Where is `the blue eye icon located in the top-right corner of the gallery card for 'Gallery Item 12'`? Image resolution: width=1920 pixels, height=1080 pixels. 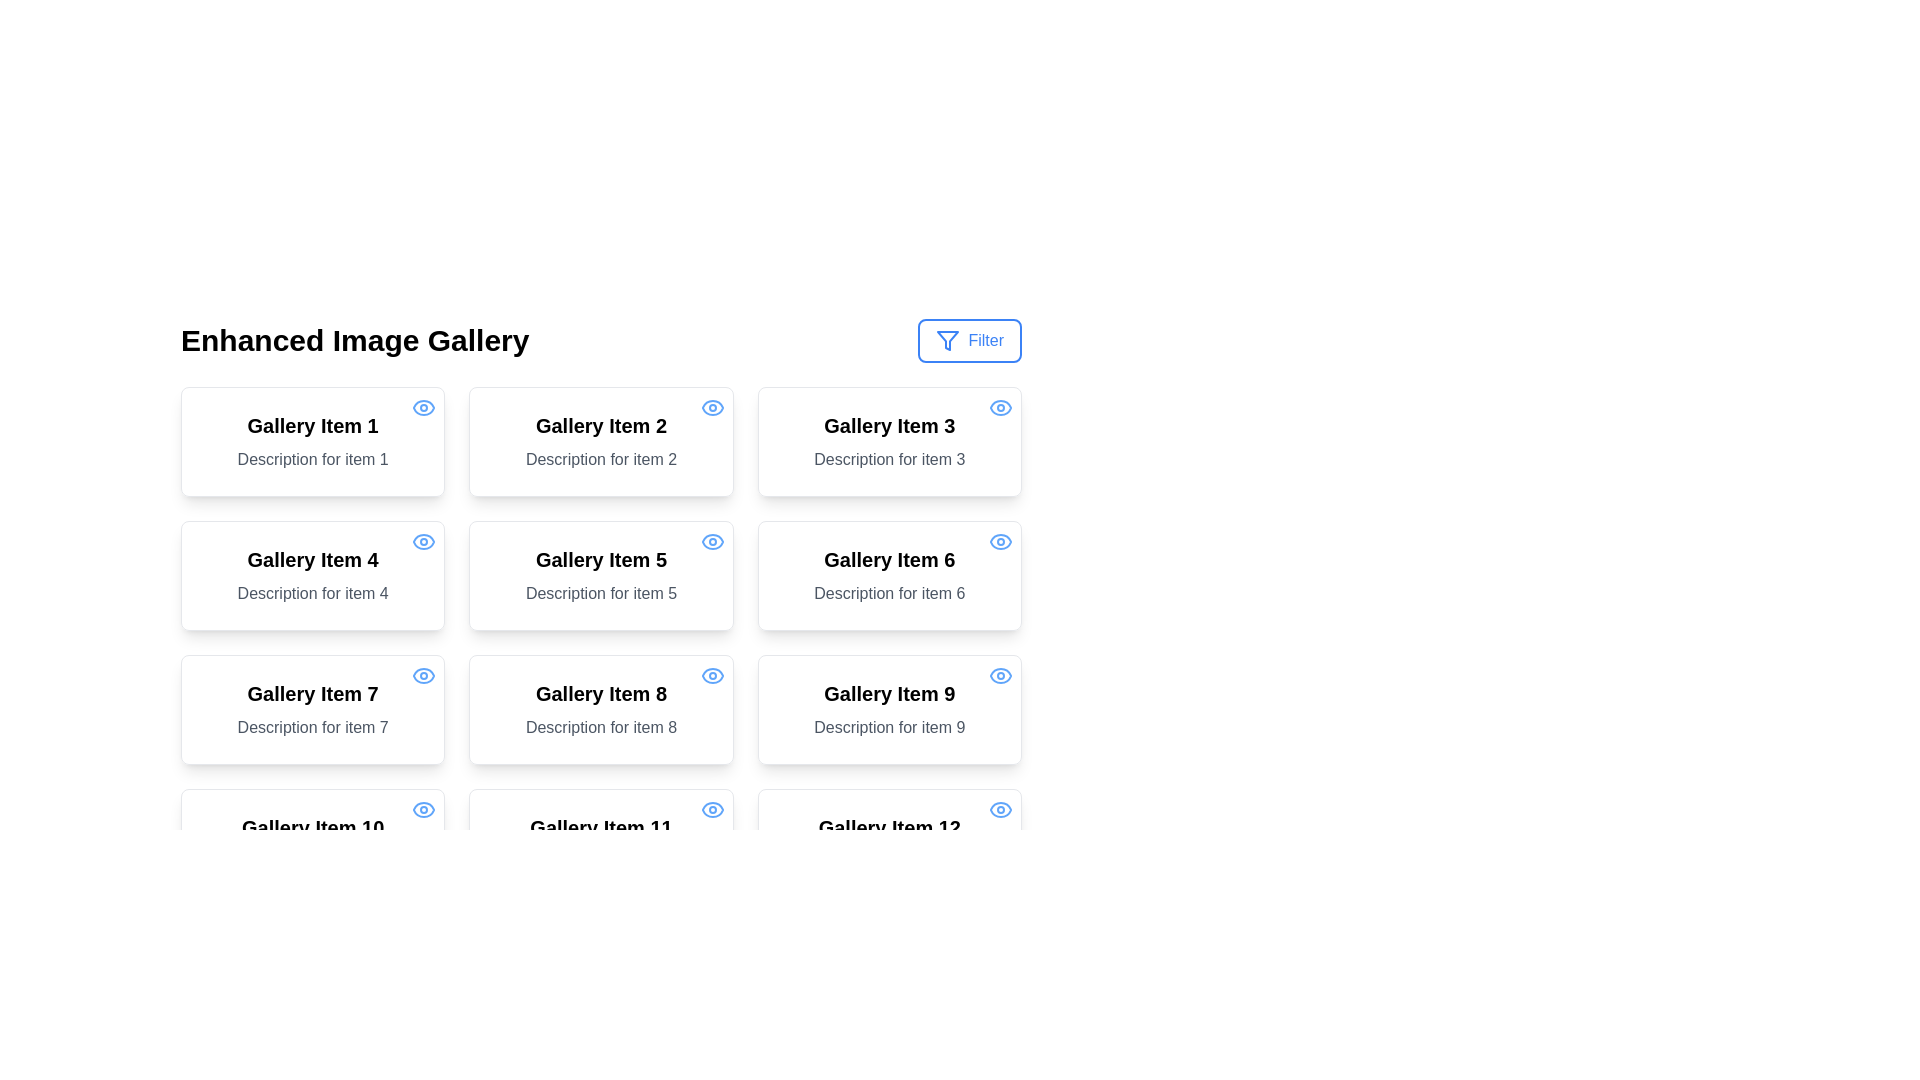
the blue eye icon located in the top-right corner of the gallery card for 'Gallery Item 12' is located at coordinates (1001, 810).